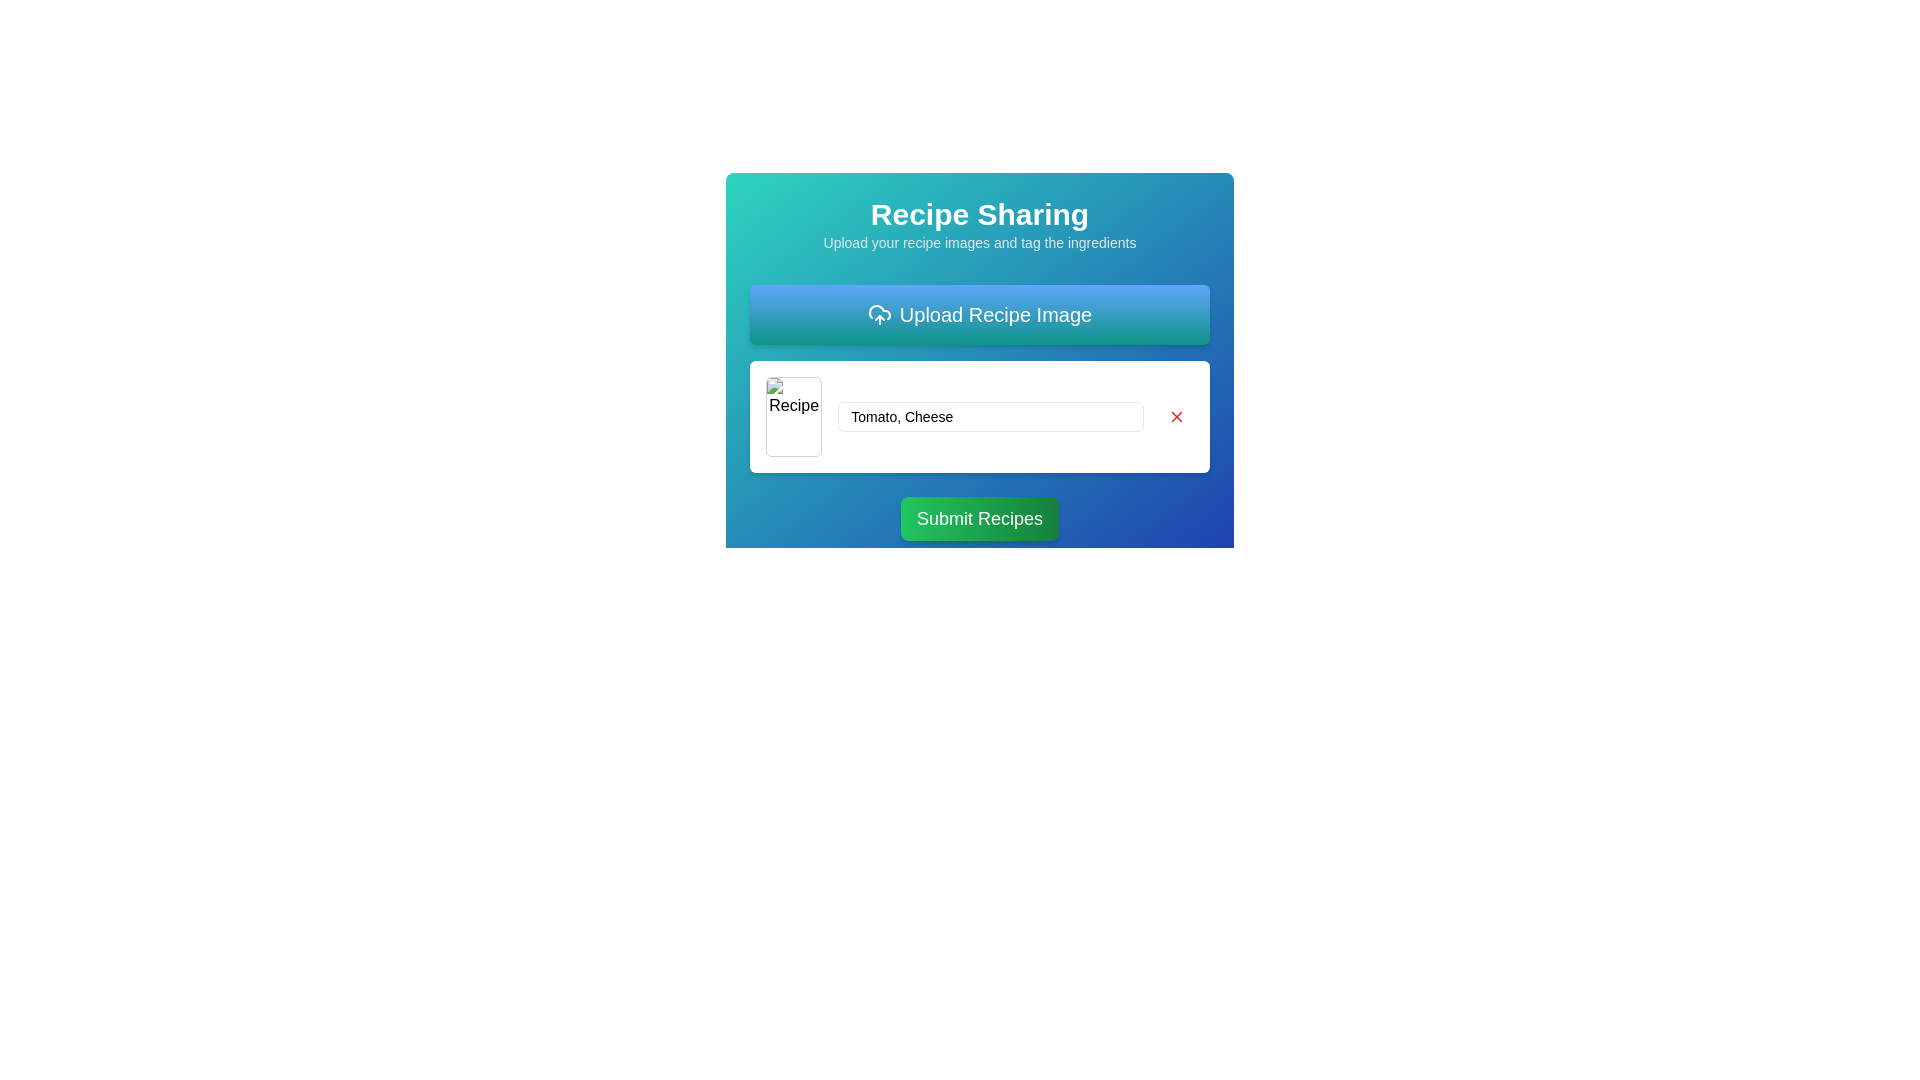  I want to click on the 'Submit Recipes' button, which is a horizontally aligned, rectangular button with a vibrant green gradient background and white text, positioned below the ingredients input field, so click(979, 518).